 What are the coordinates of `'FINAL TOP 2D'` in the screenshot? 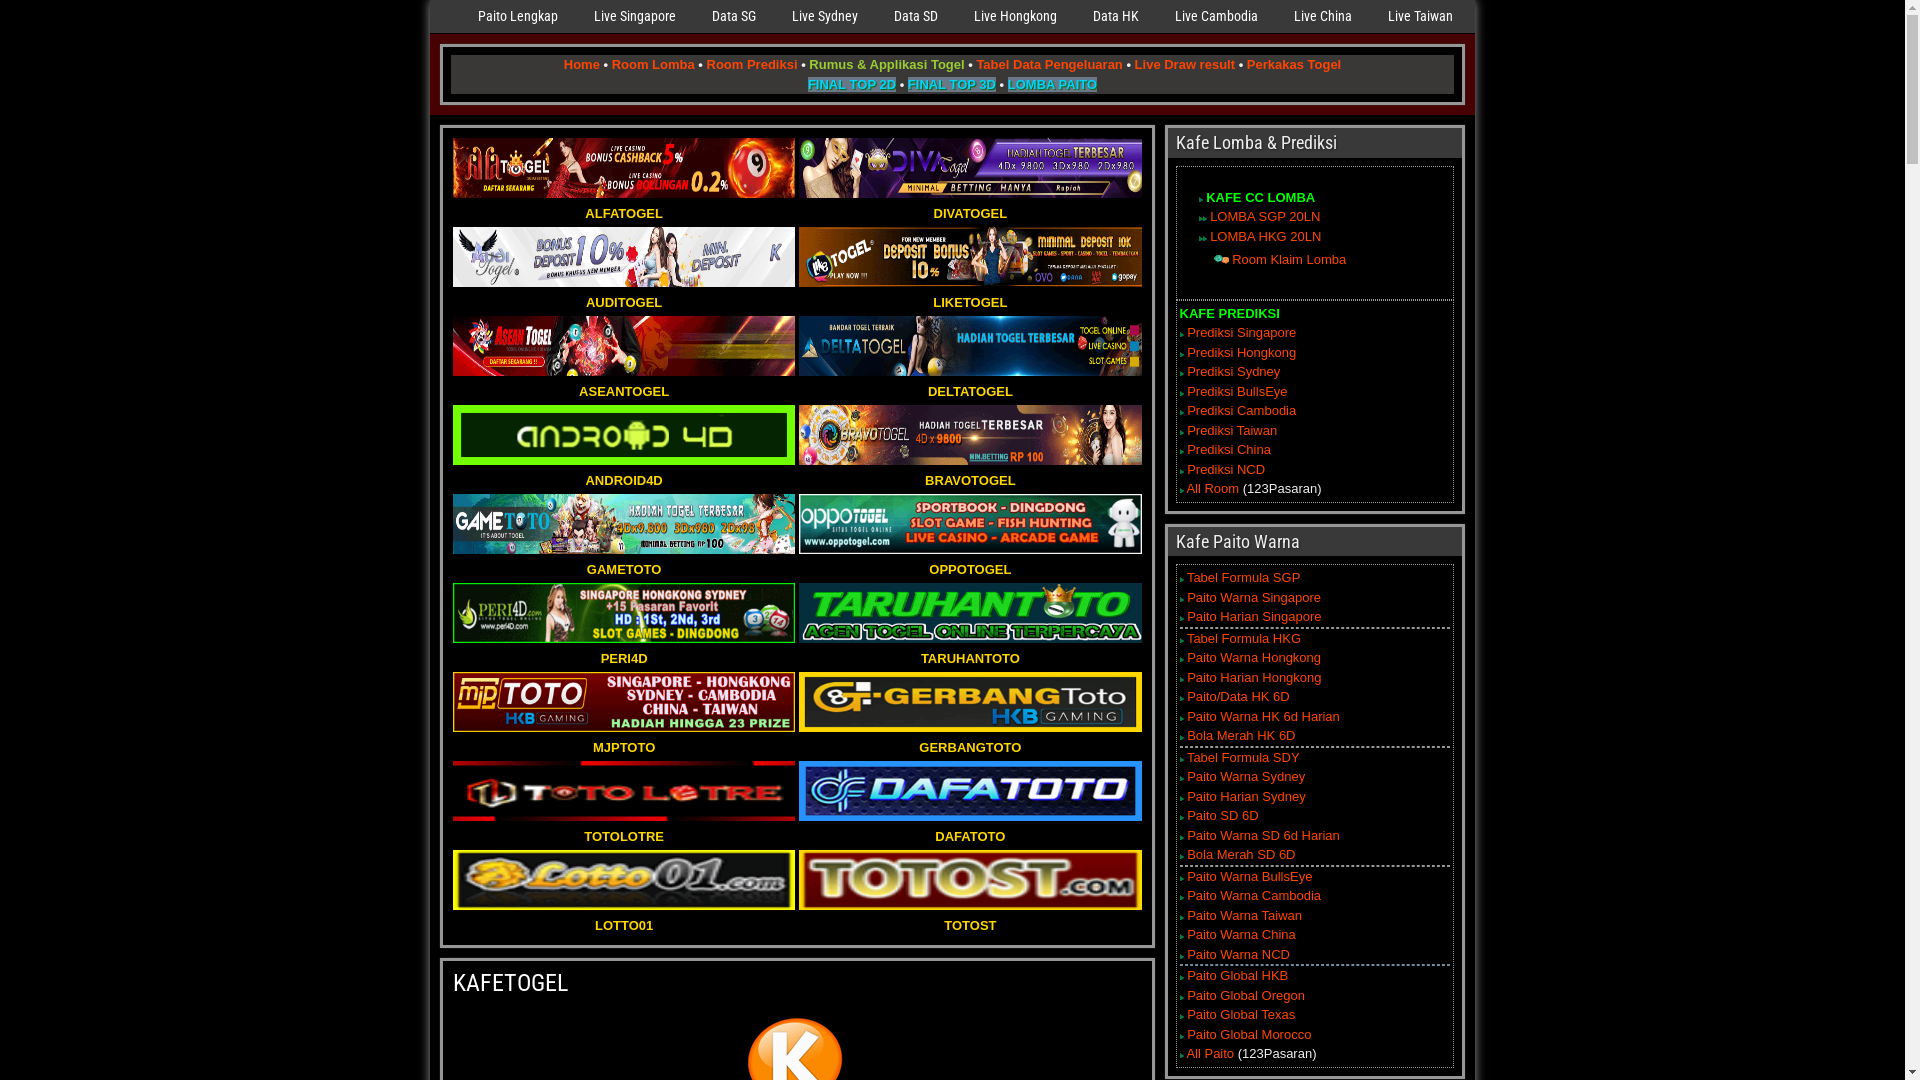 It's located at (851, 82).